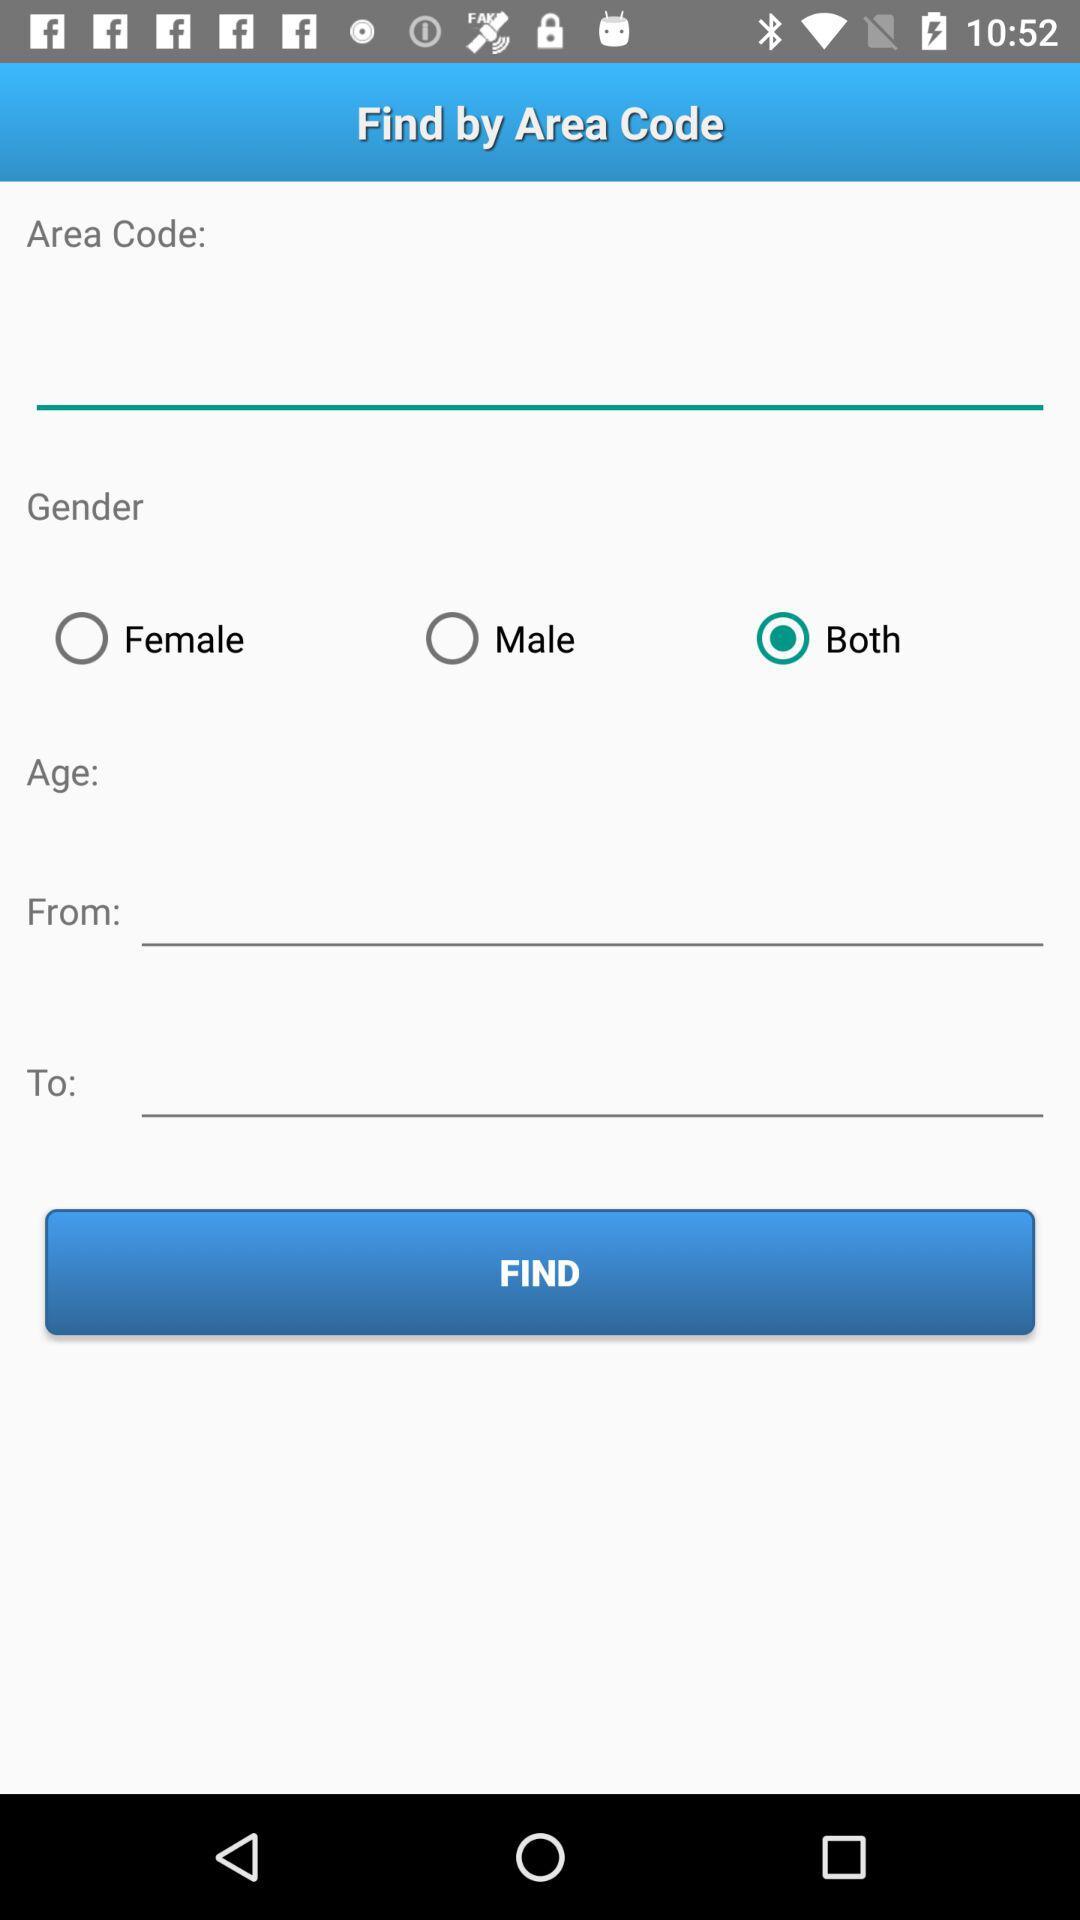  What do you see at coordinates (889, 637) in the screenshot?
I see `radio button to the right of the male` at bounding box center [889, 637].